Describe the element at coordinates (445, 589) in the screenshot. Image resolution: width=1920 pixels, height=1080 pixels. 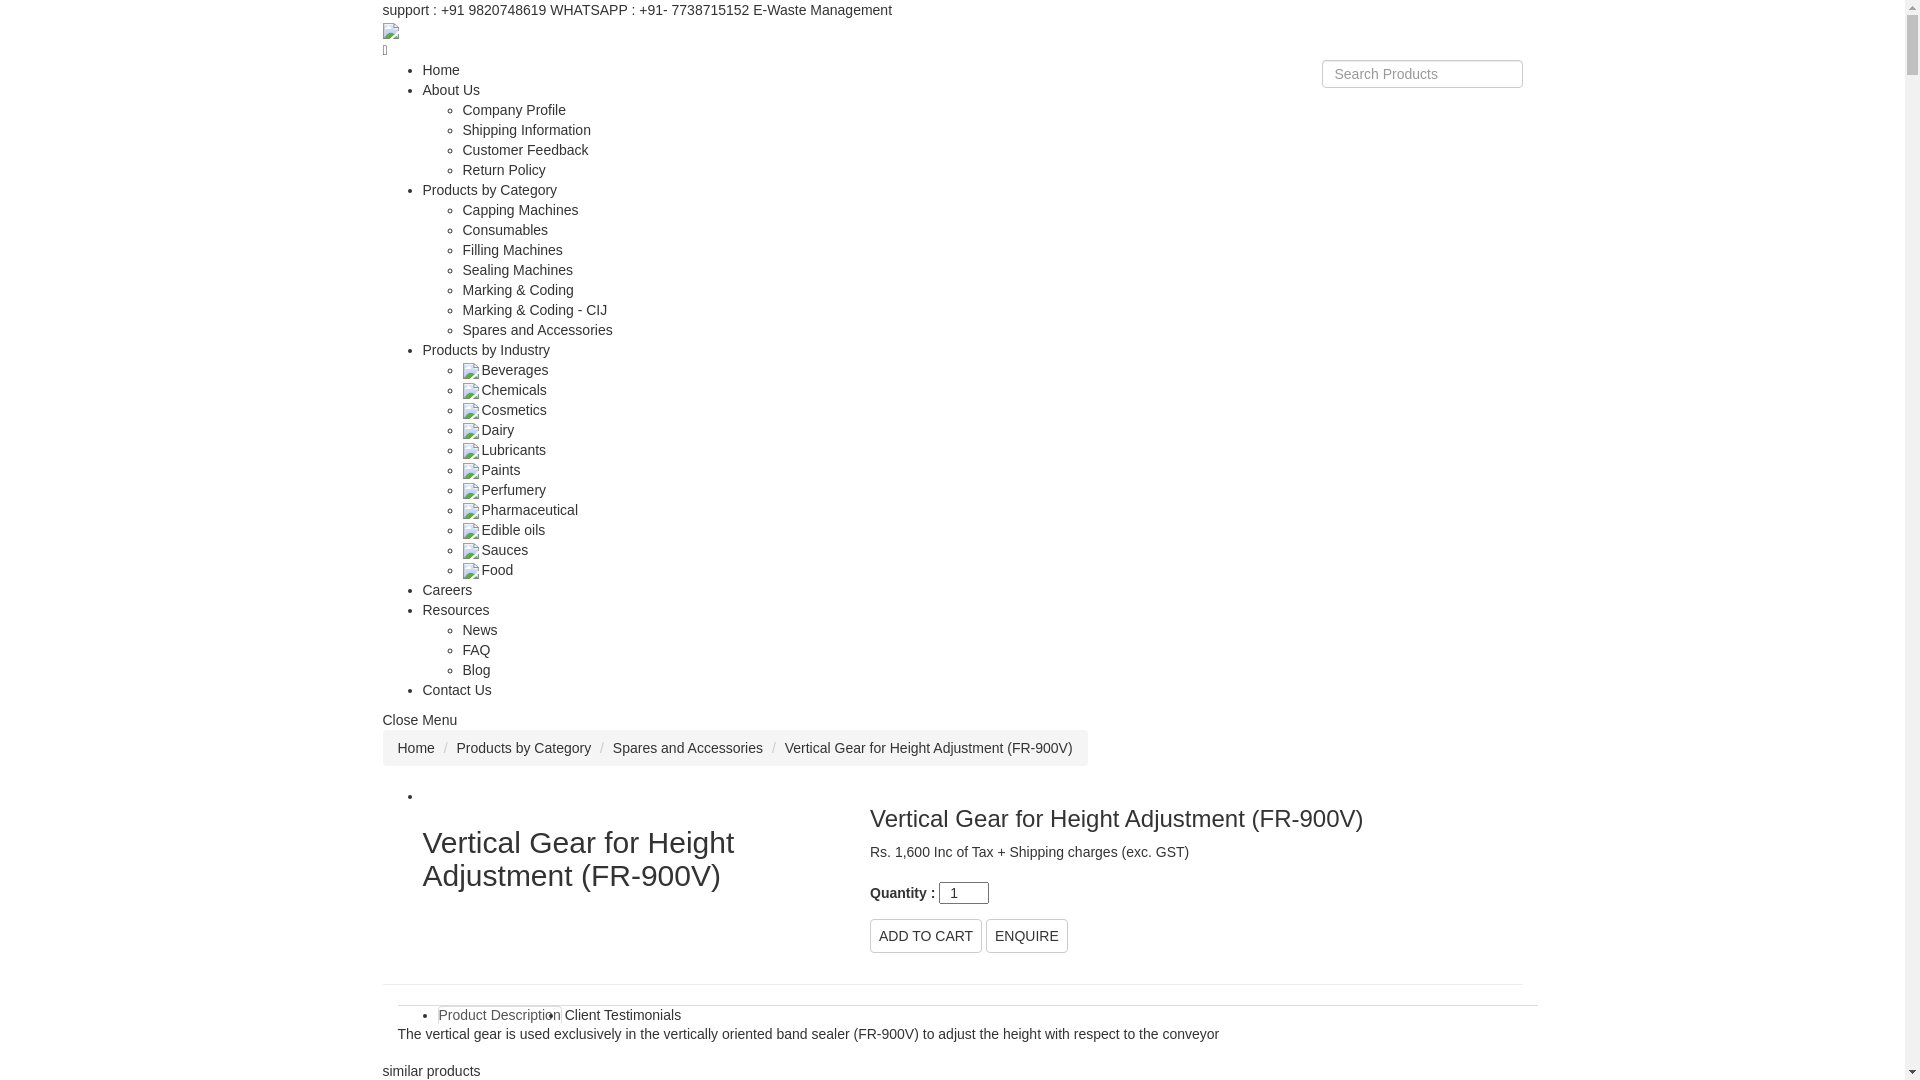
I see `'Careers'` at that location.